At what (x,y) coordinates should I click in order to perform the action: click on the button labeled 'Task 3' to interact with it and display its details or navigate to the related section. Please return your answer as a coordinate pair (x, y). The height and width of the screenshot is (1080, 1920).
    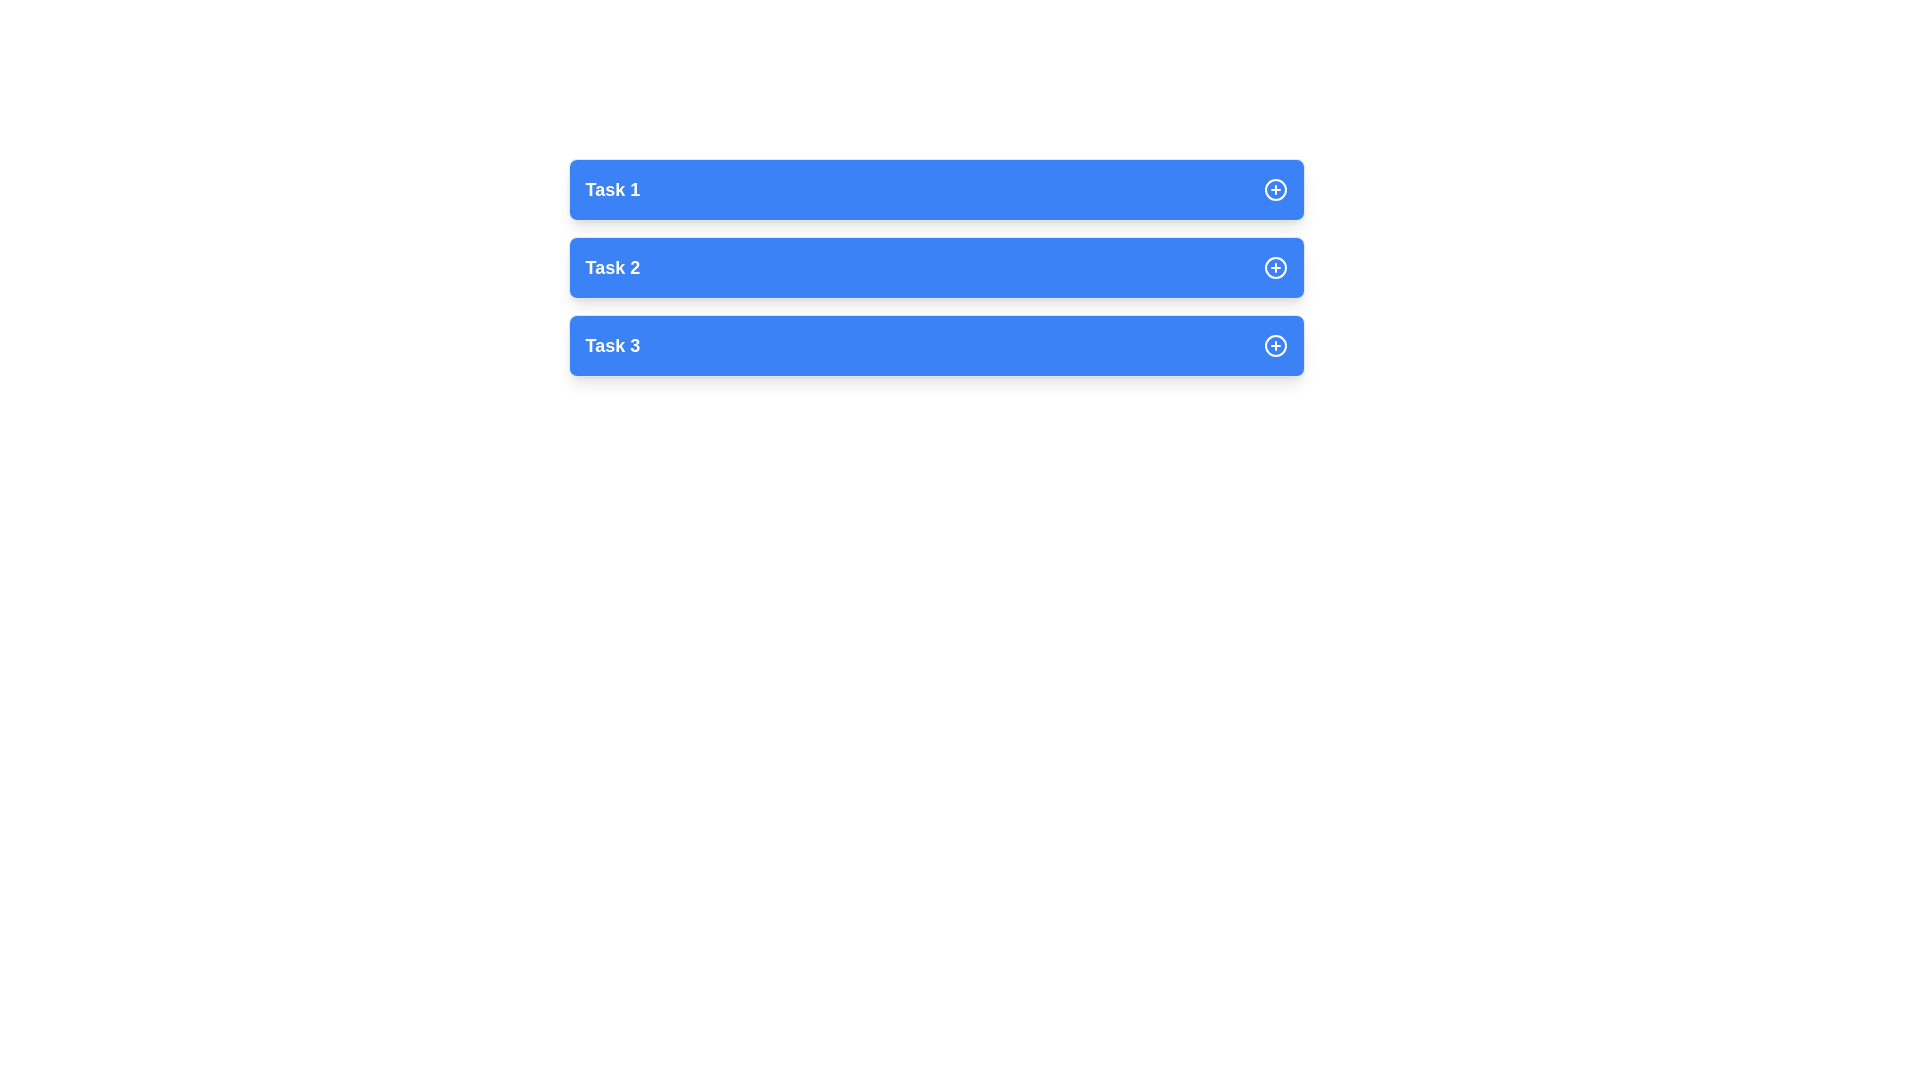
    Looking at the image, I should click on (935, 345).